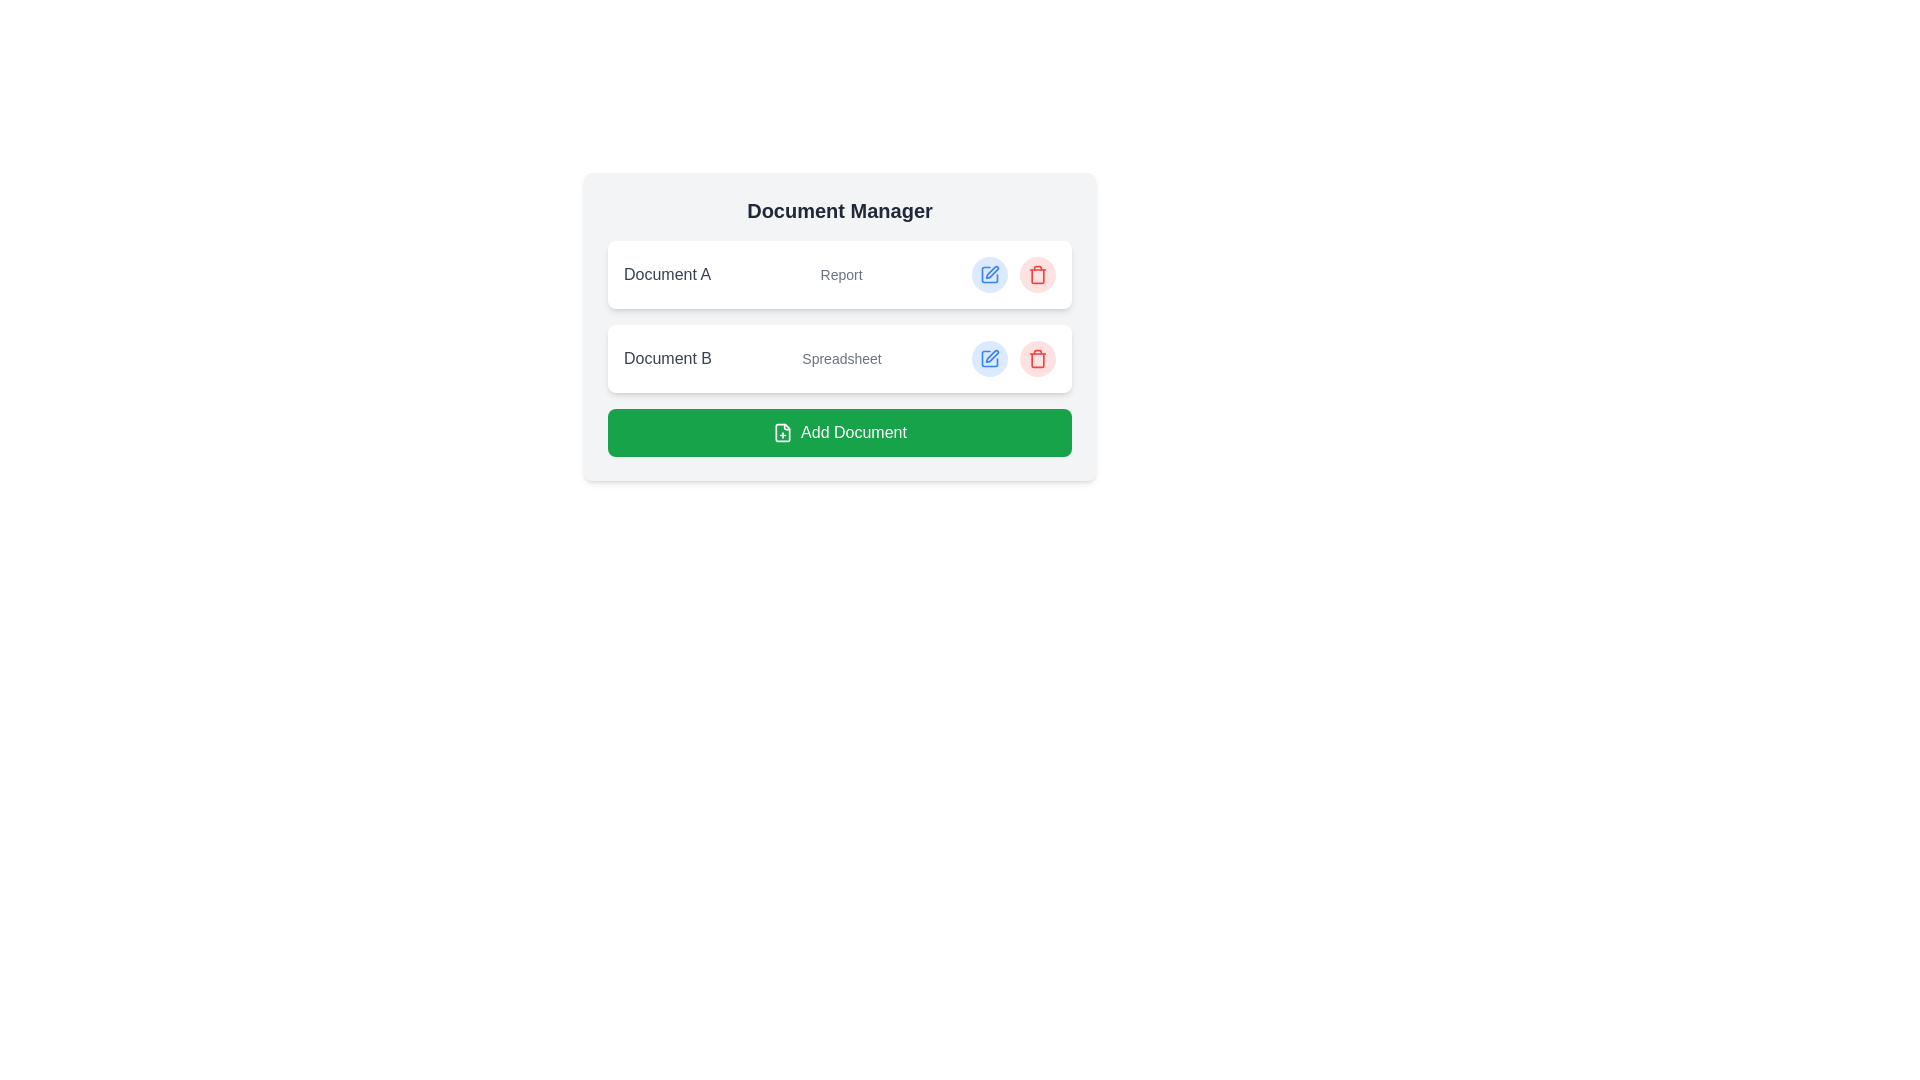 This screenshot has width=1920, height=1080. I want to click on the 'Report' text label, which is styled with a gray font and is located next to 'Document A' in the 'Document Manager' section, so click(841, 274).